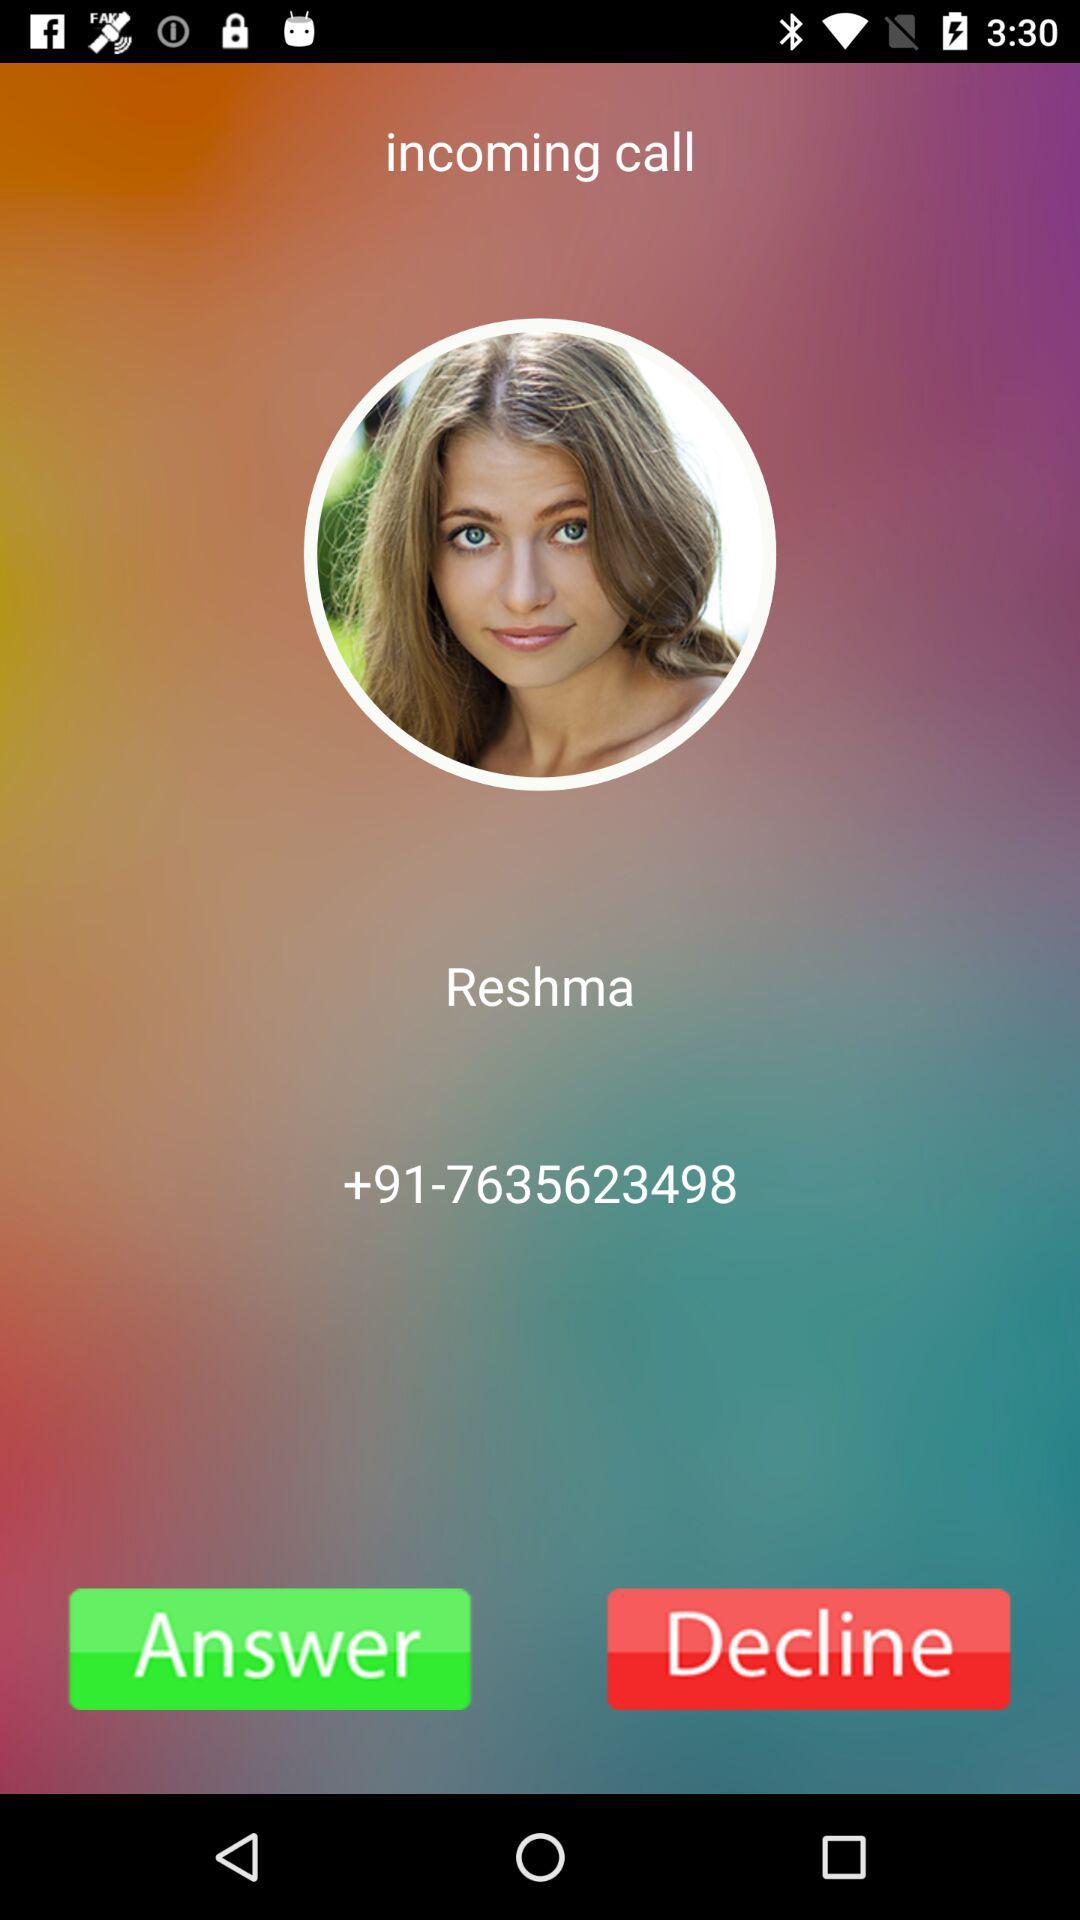 The width and height of the screenshot is (1080, 1920). I want to click on call is going to end, so click(810, 1649).